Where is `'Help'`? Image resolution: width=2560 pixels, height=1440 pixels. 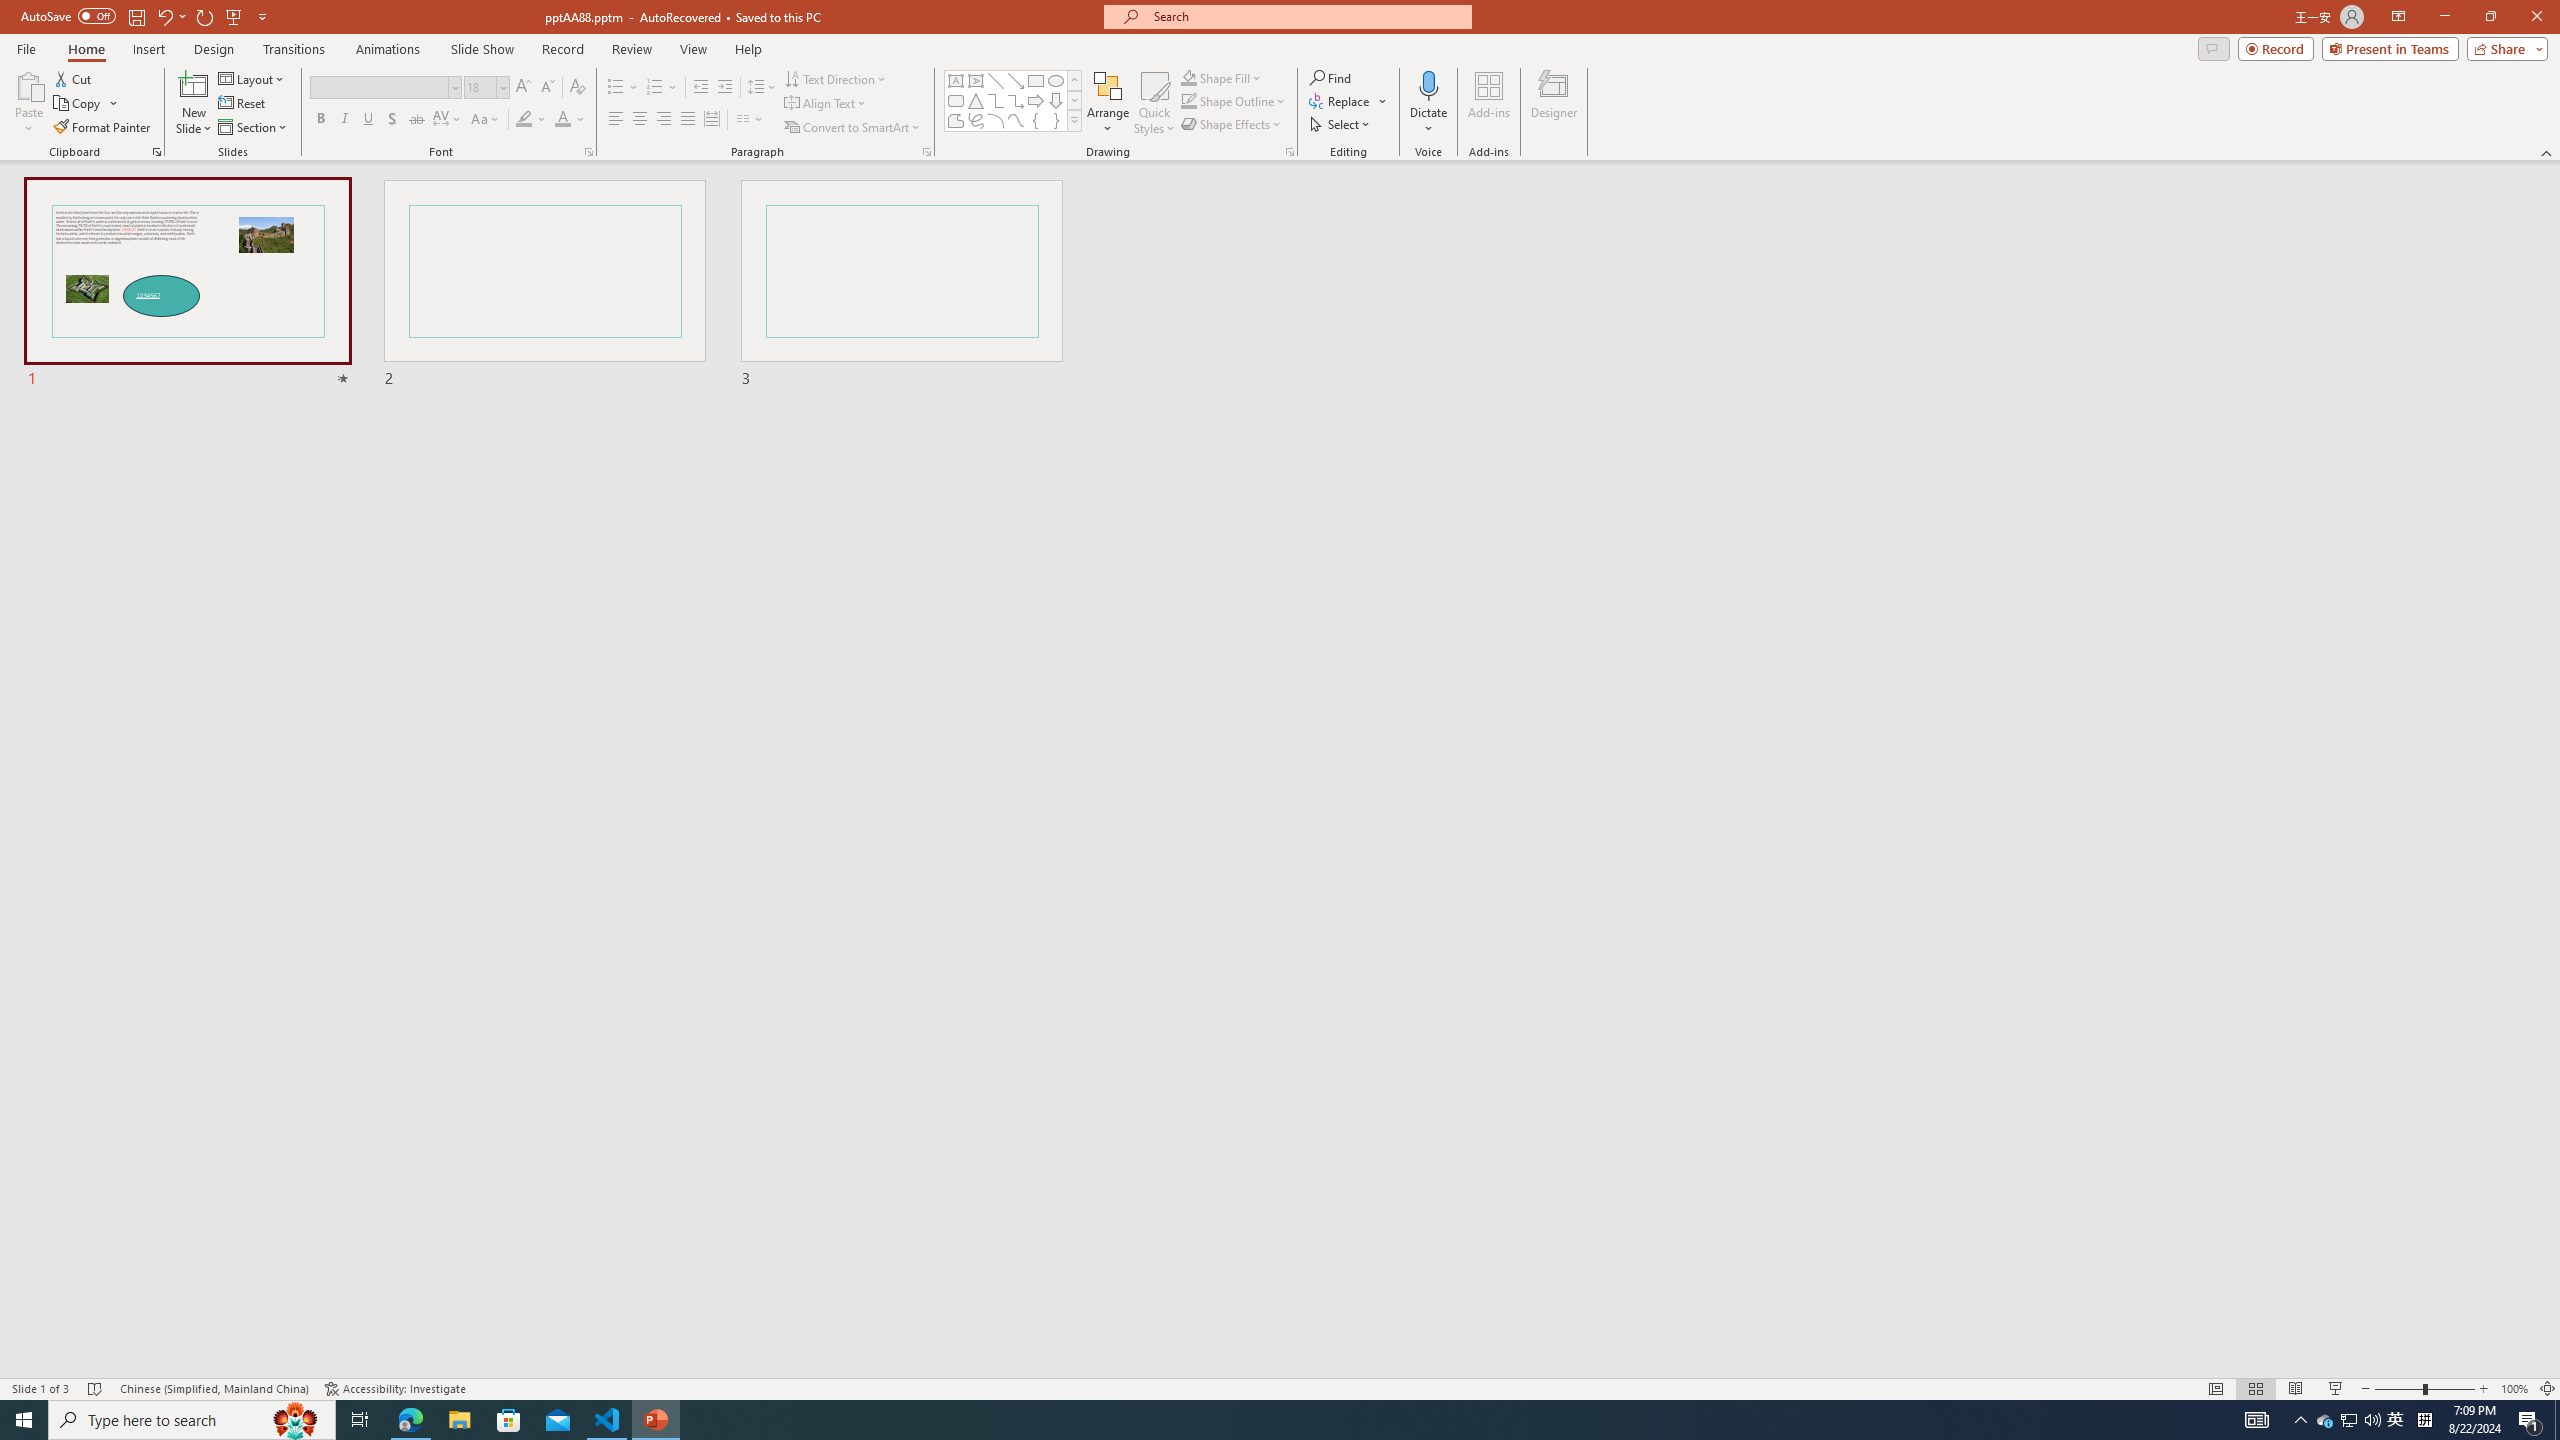 'Help' is located at coordinates (747, 49).